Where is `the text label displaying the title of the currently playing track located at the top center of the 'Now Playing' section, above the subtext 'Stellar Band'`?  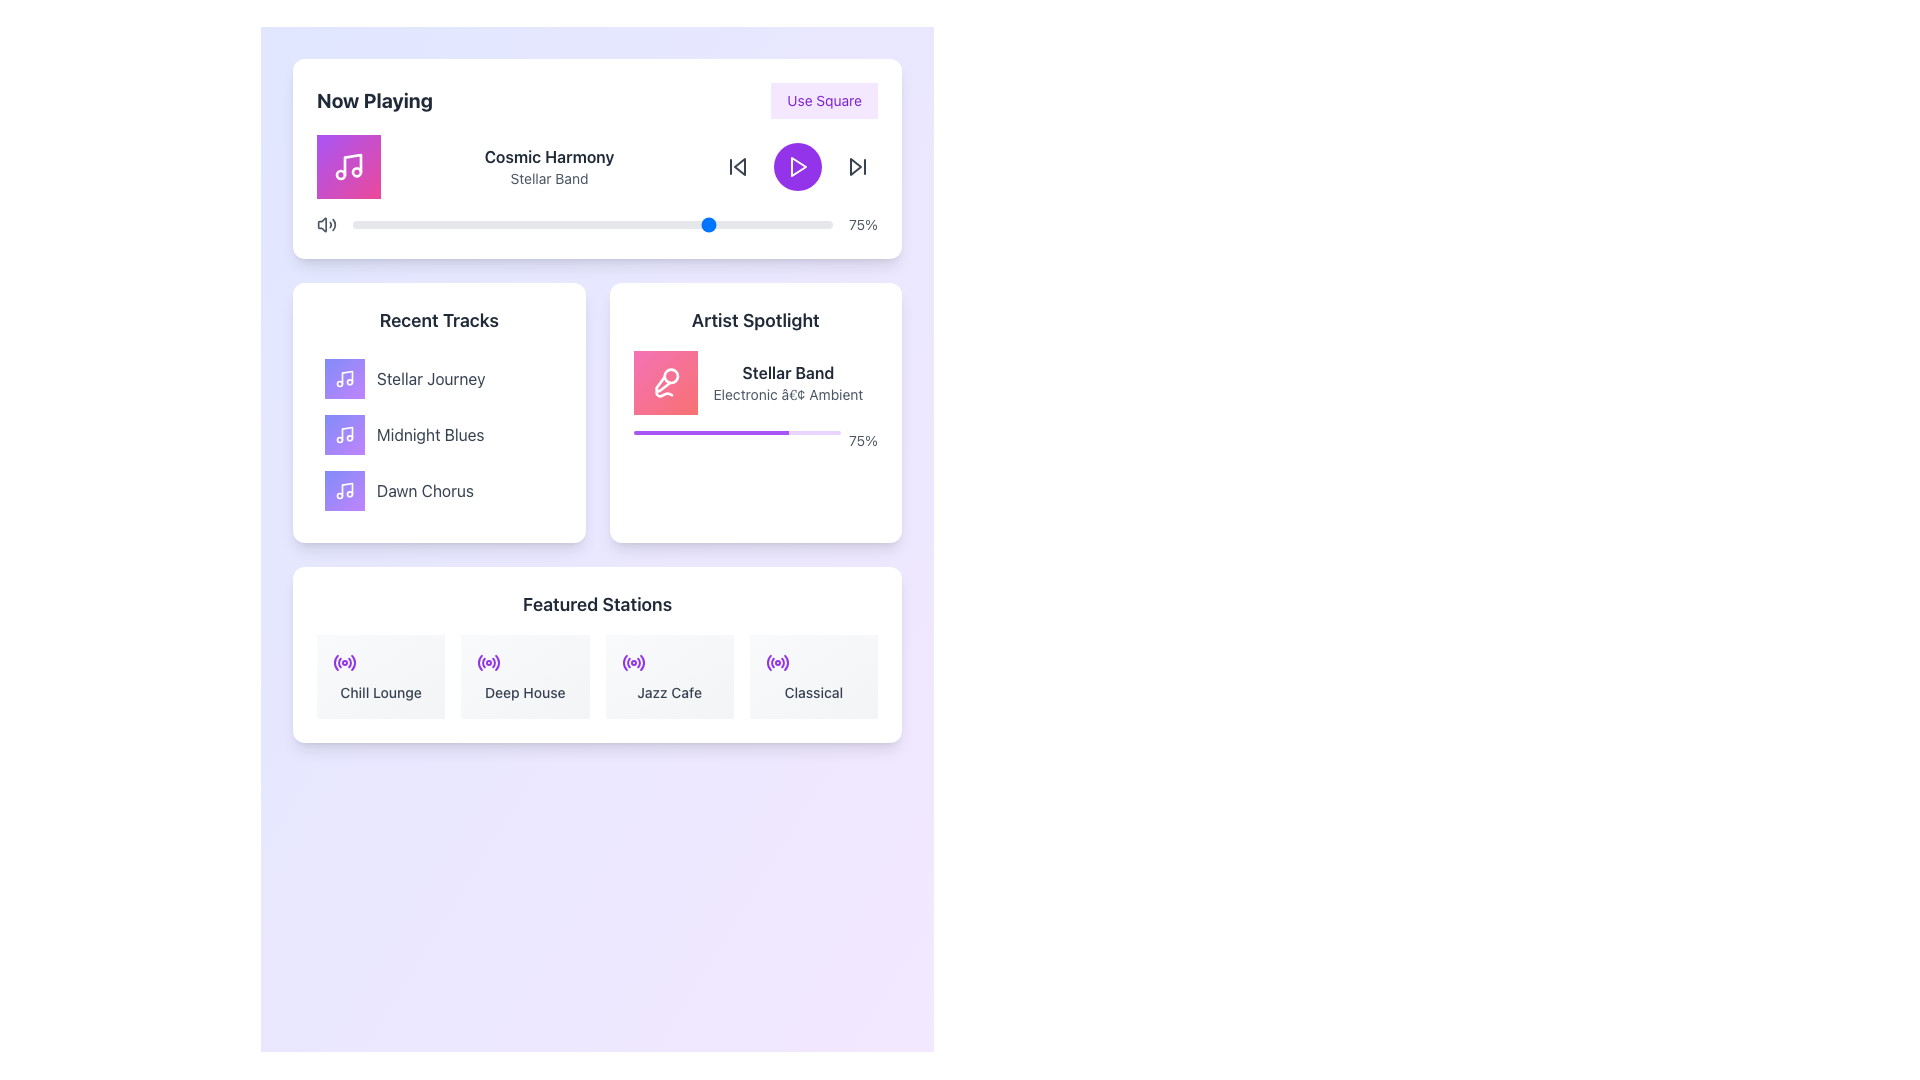 the text label displaying the title of the currently playing track located at the top center of the 'Now Playing' section, above the subtext 'Stellar Band' is located at coordinates (549, 156).